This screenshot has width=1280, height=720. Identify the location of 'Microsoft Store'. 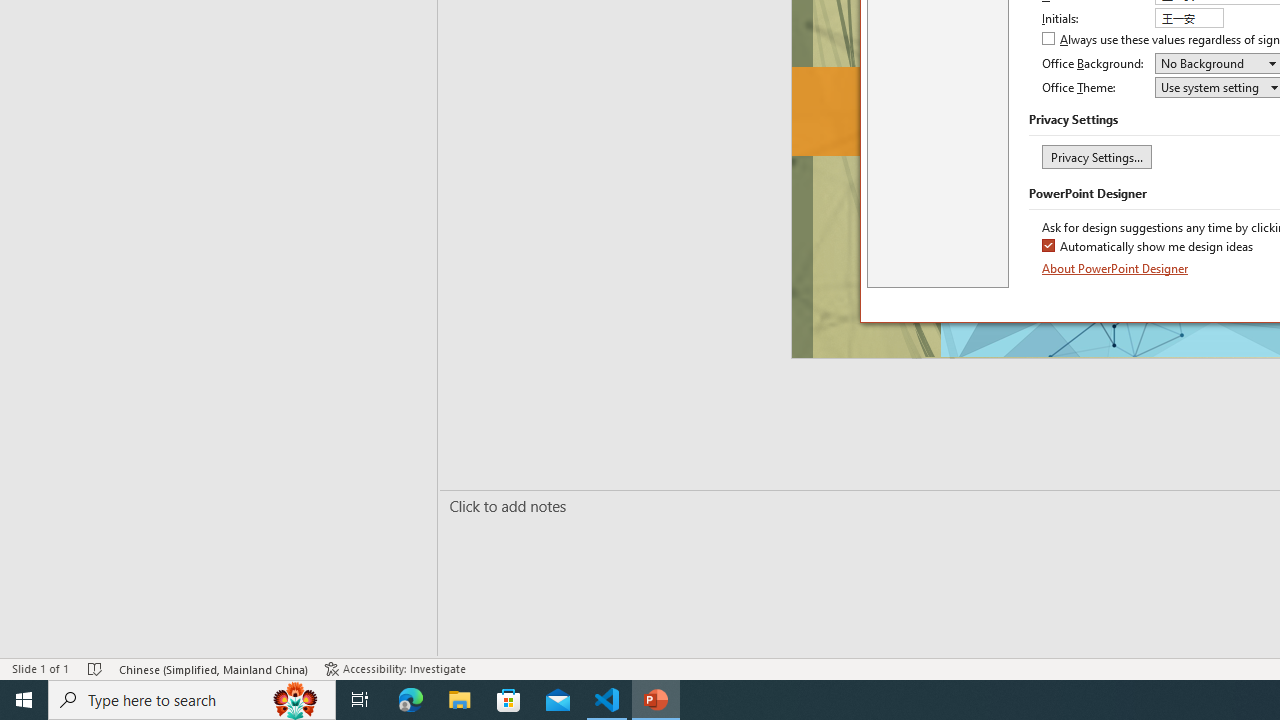
(509, 698).